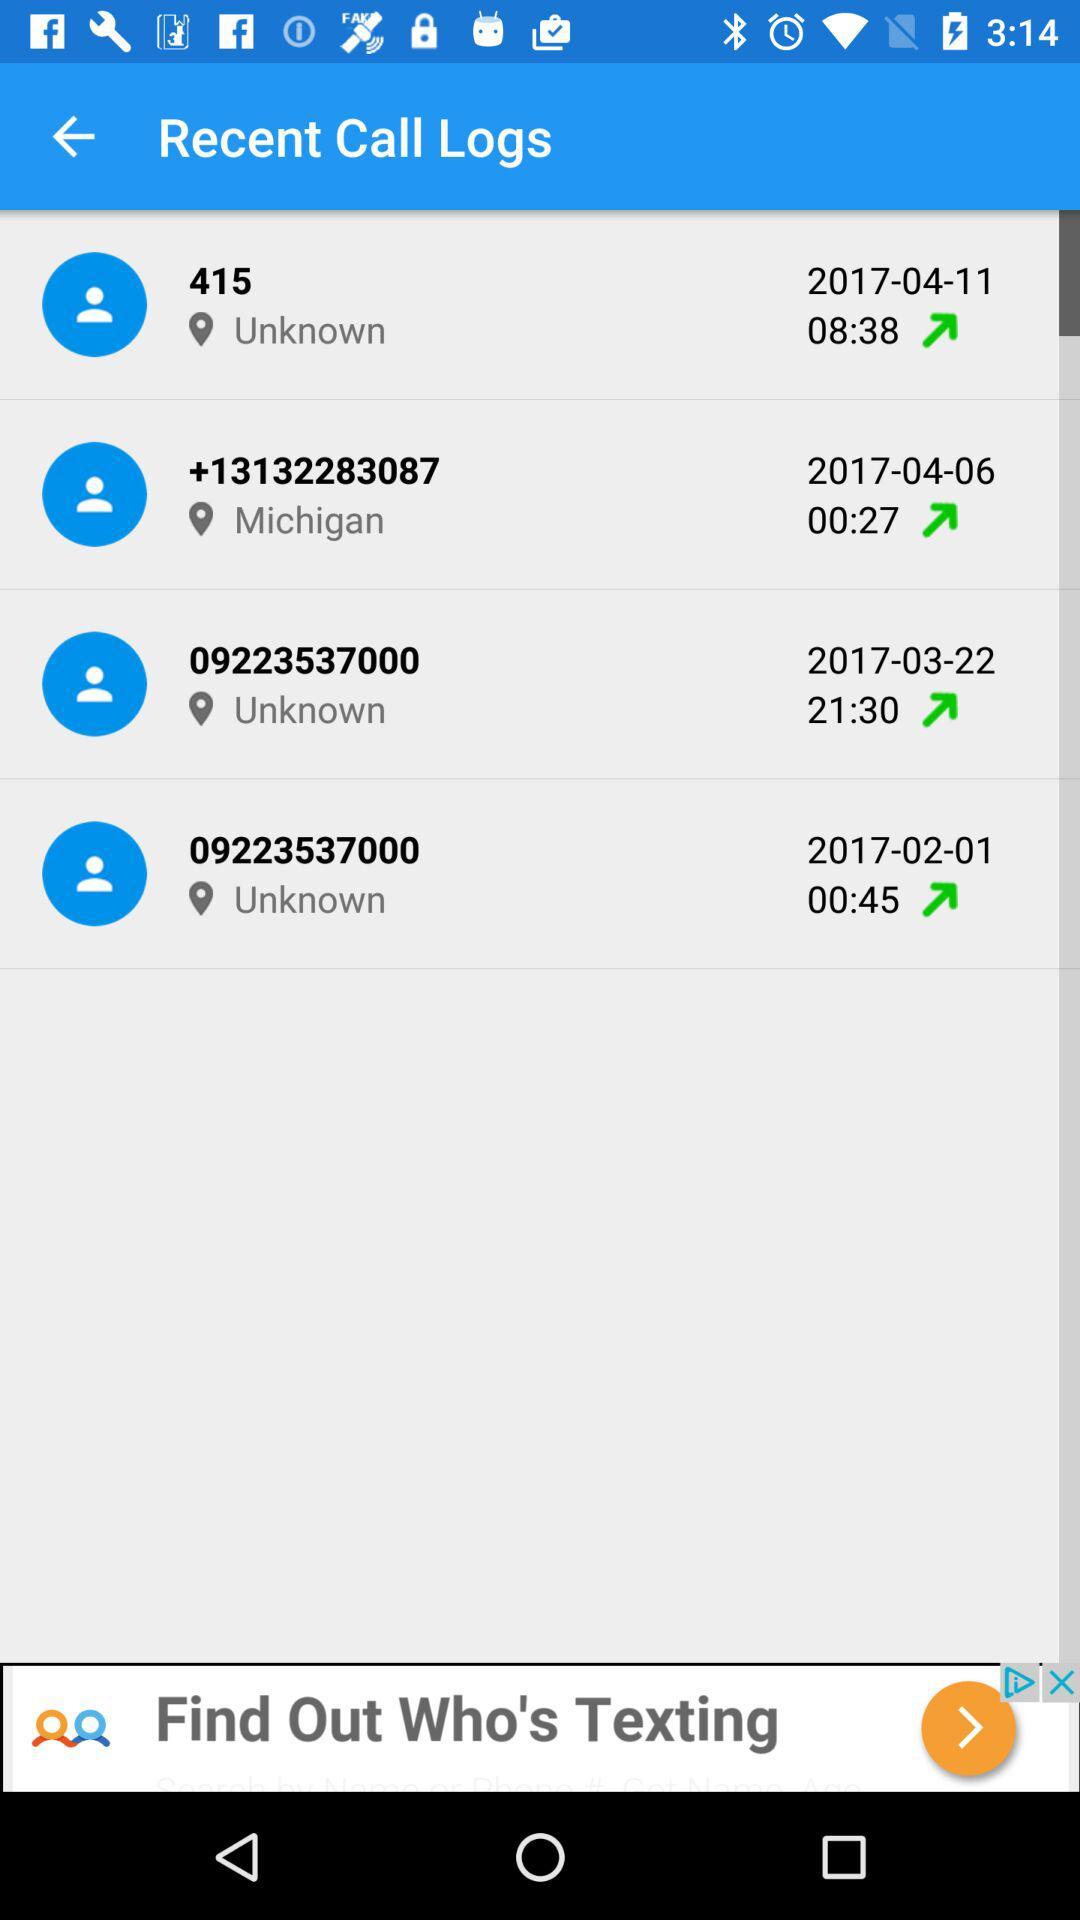  Describe the element at coordinates (540, 1727) in the screenshot. I see `see advertisement` at that location.